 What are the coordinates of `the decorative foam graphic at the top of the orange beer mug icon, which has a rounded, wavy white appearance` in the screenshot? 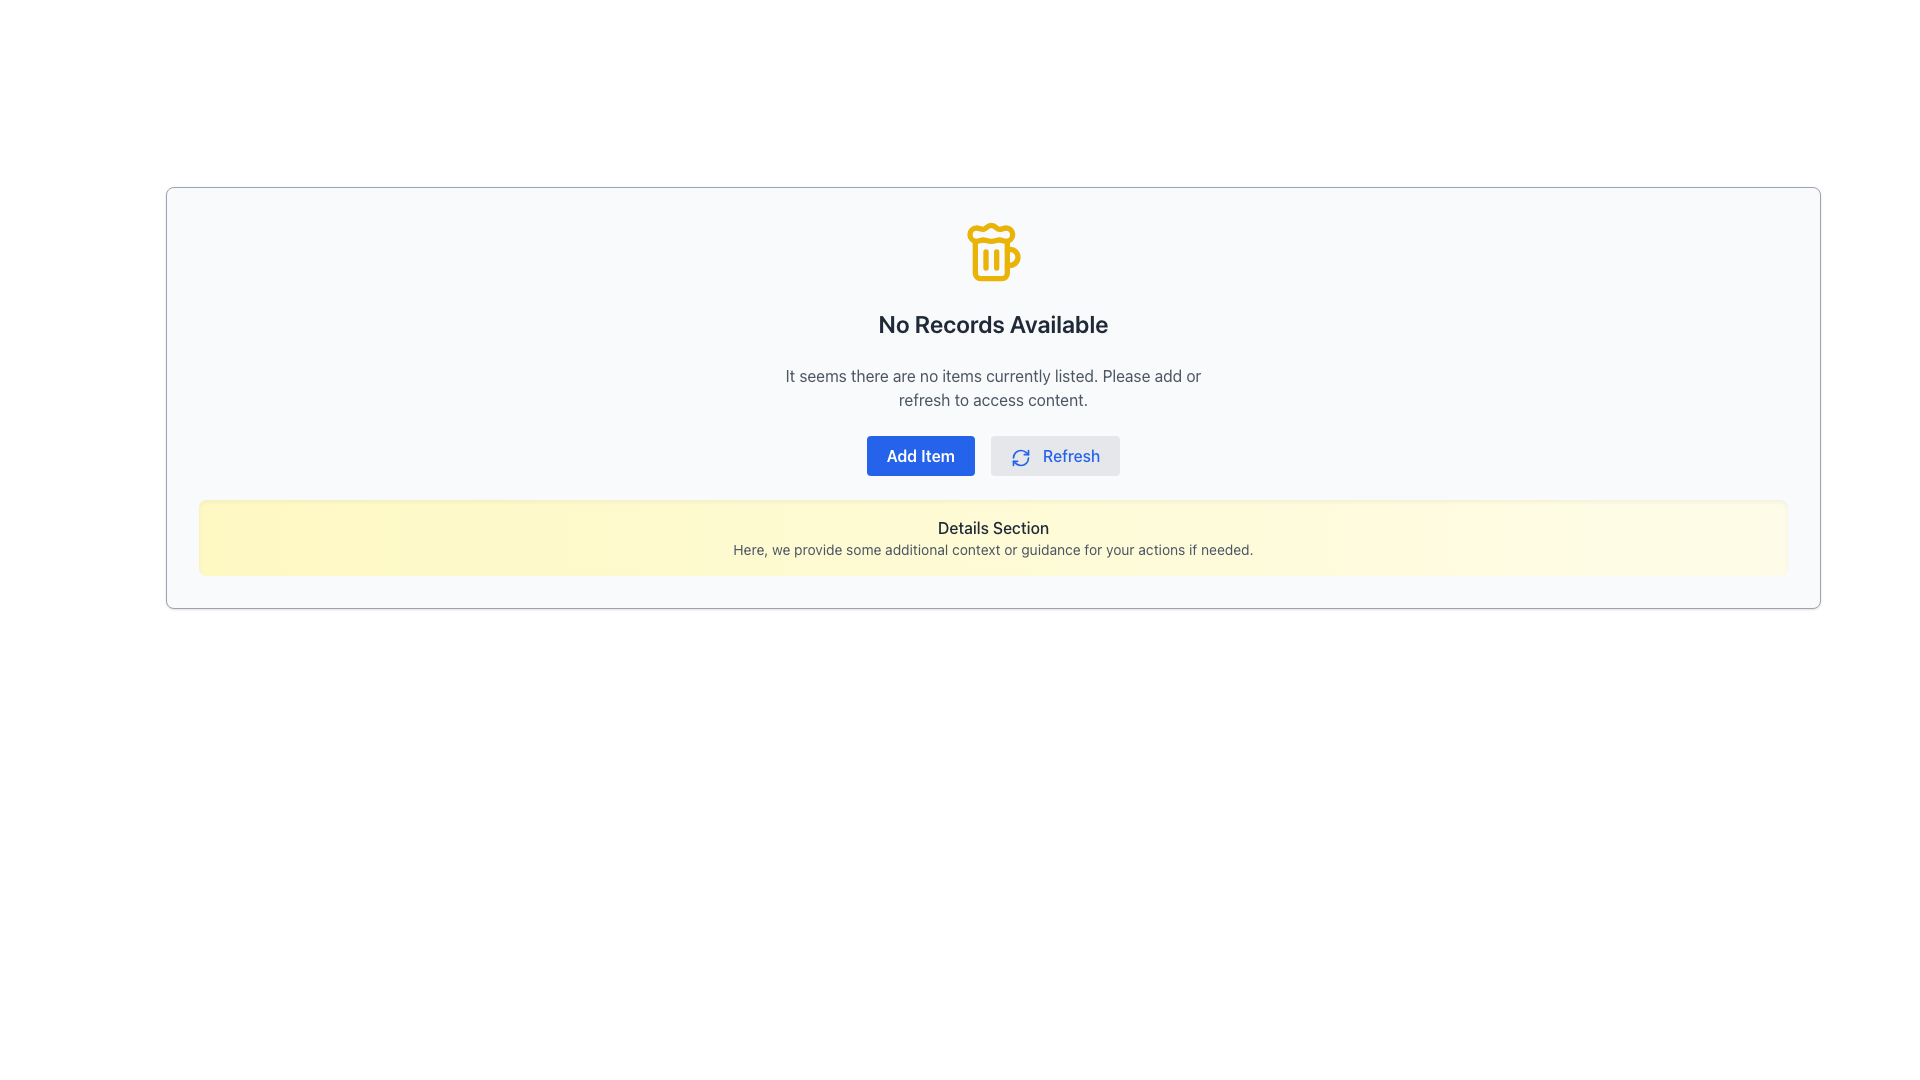 It's located at (990, 232).